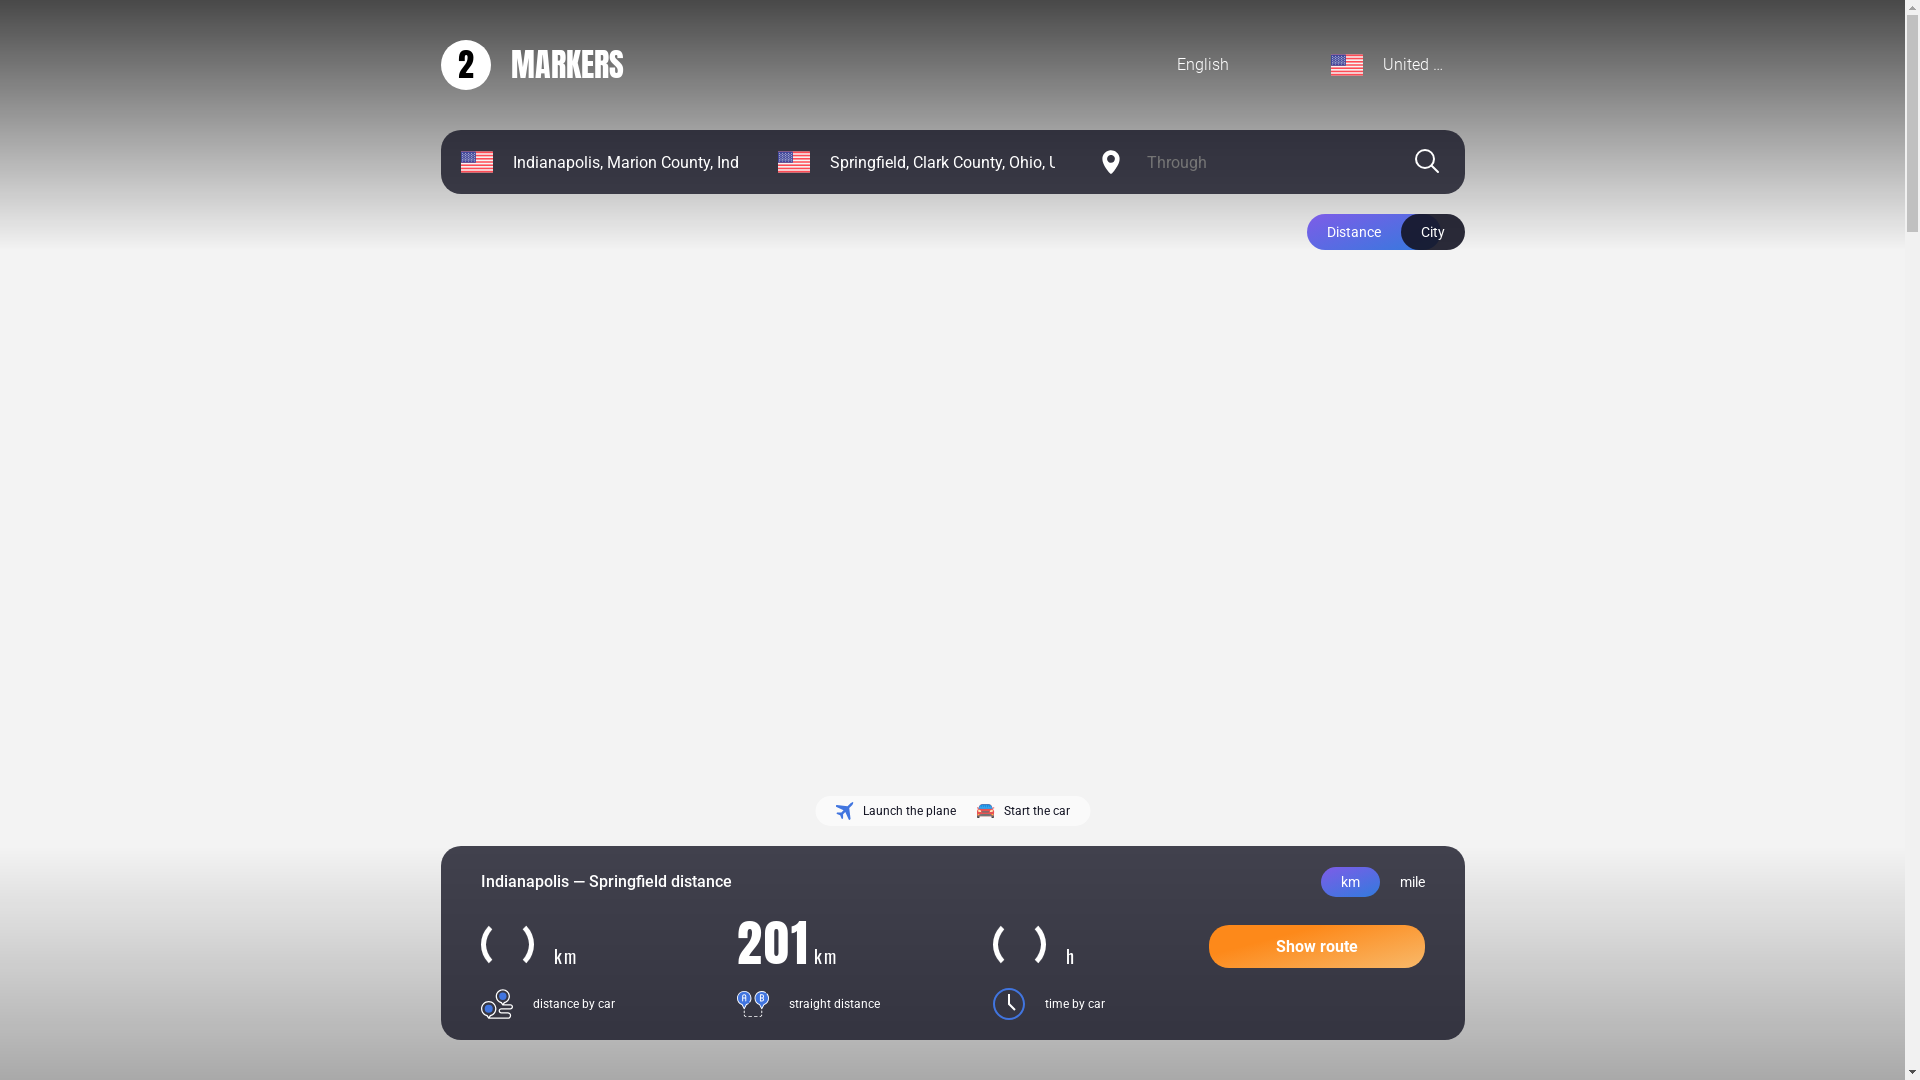  What do you see at coordinates (1156, 64) in the screenshot?
I see `'English'` at bounding box center [1156, 64].